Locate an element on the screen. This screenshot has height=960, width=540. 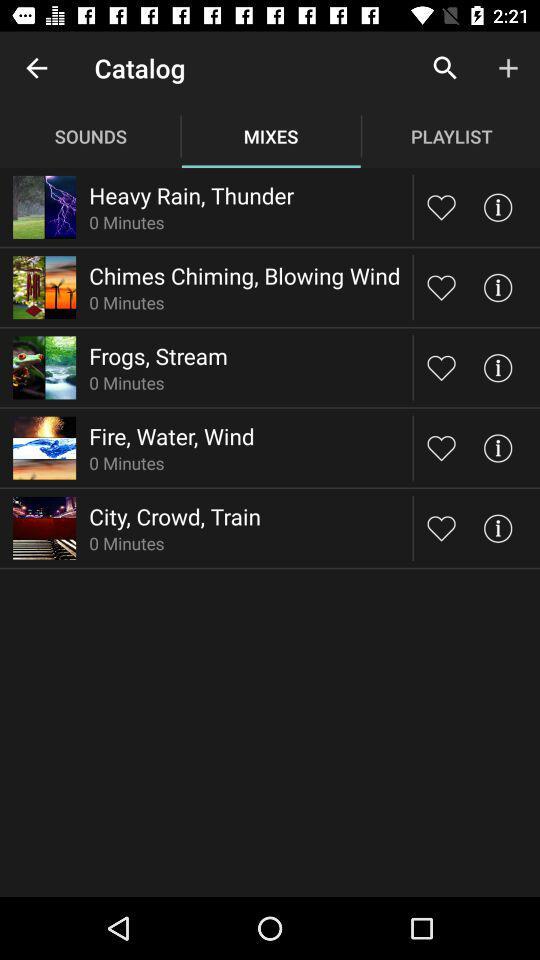
selected element is located at coordinates (441, 527).